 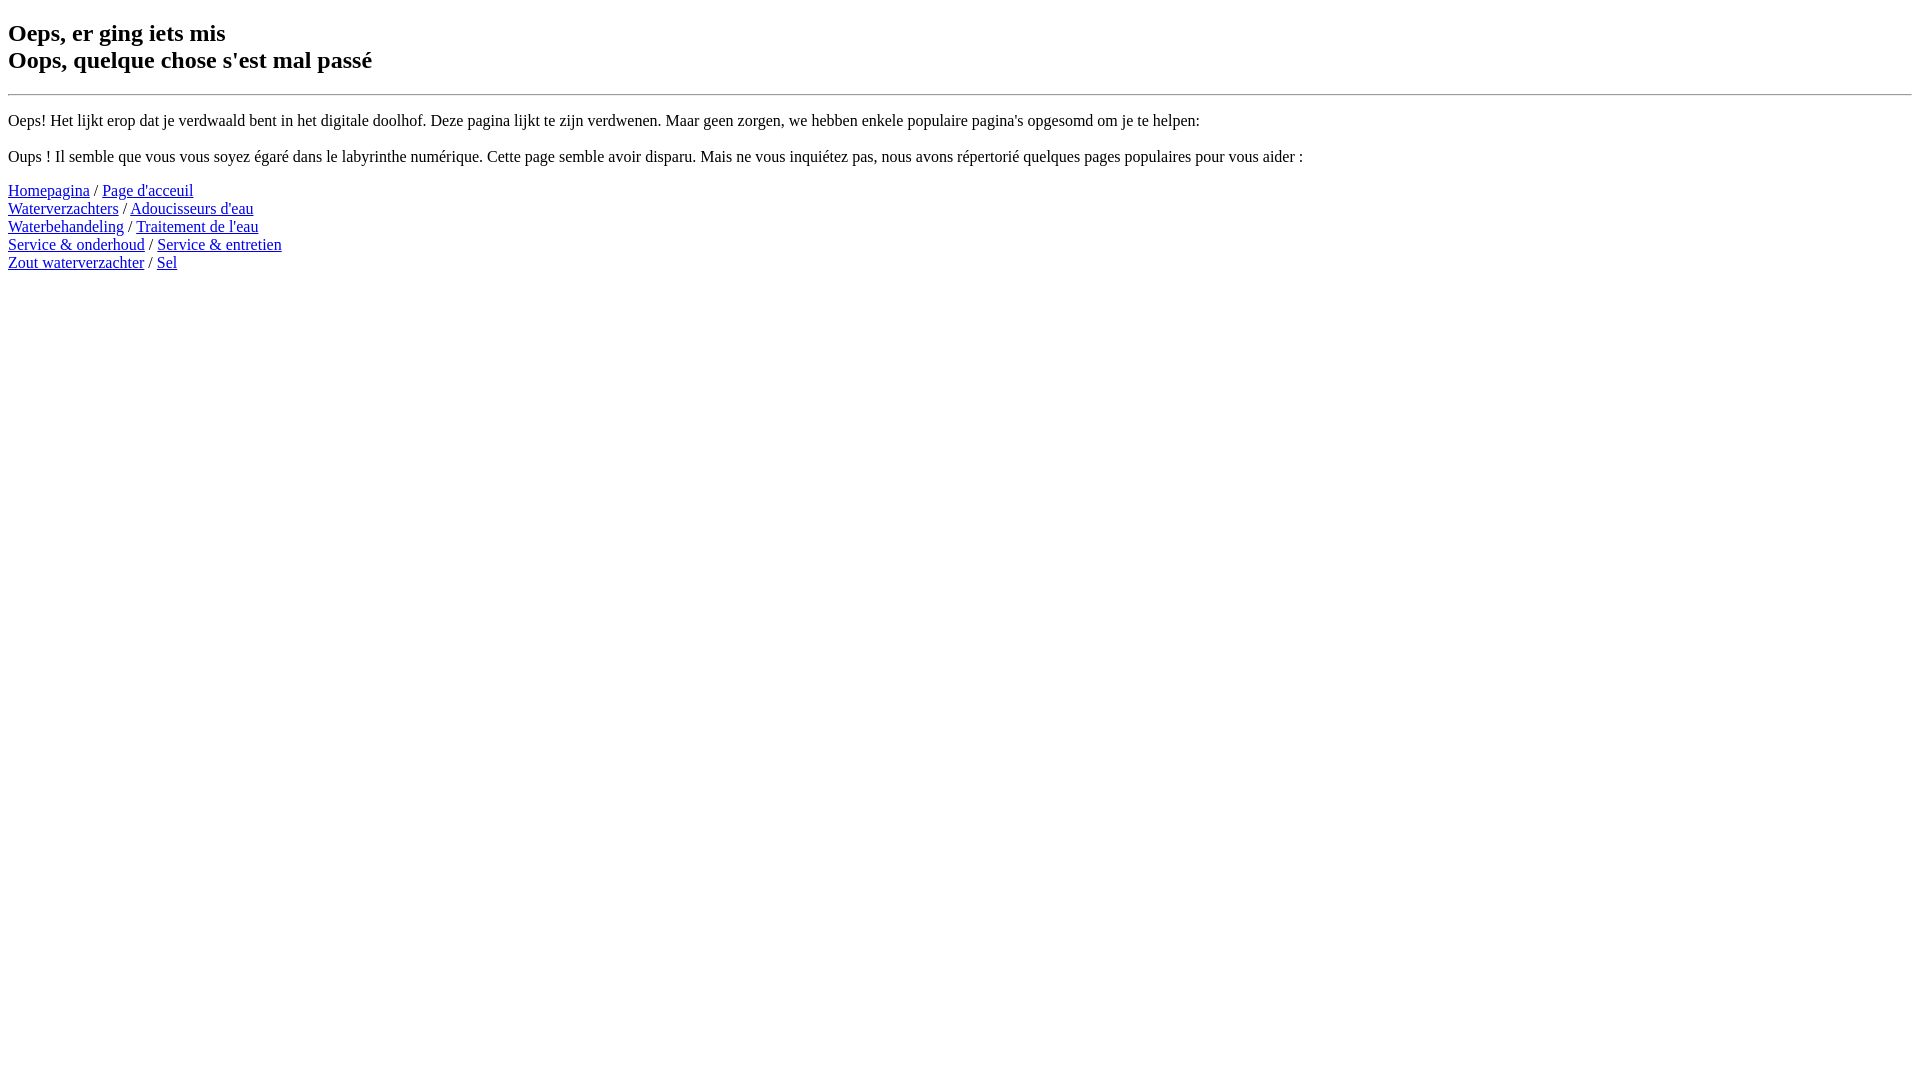 I want to click on 'Page d'acceuil', so click(x=146, y=190).